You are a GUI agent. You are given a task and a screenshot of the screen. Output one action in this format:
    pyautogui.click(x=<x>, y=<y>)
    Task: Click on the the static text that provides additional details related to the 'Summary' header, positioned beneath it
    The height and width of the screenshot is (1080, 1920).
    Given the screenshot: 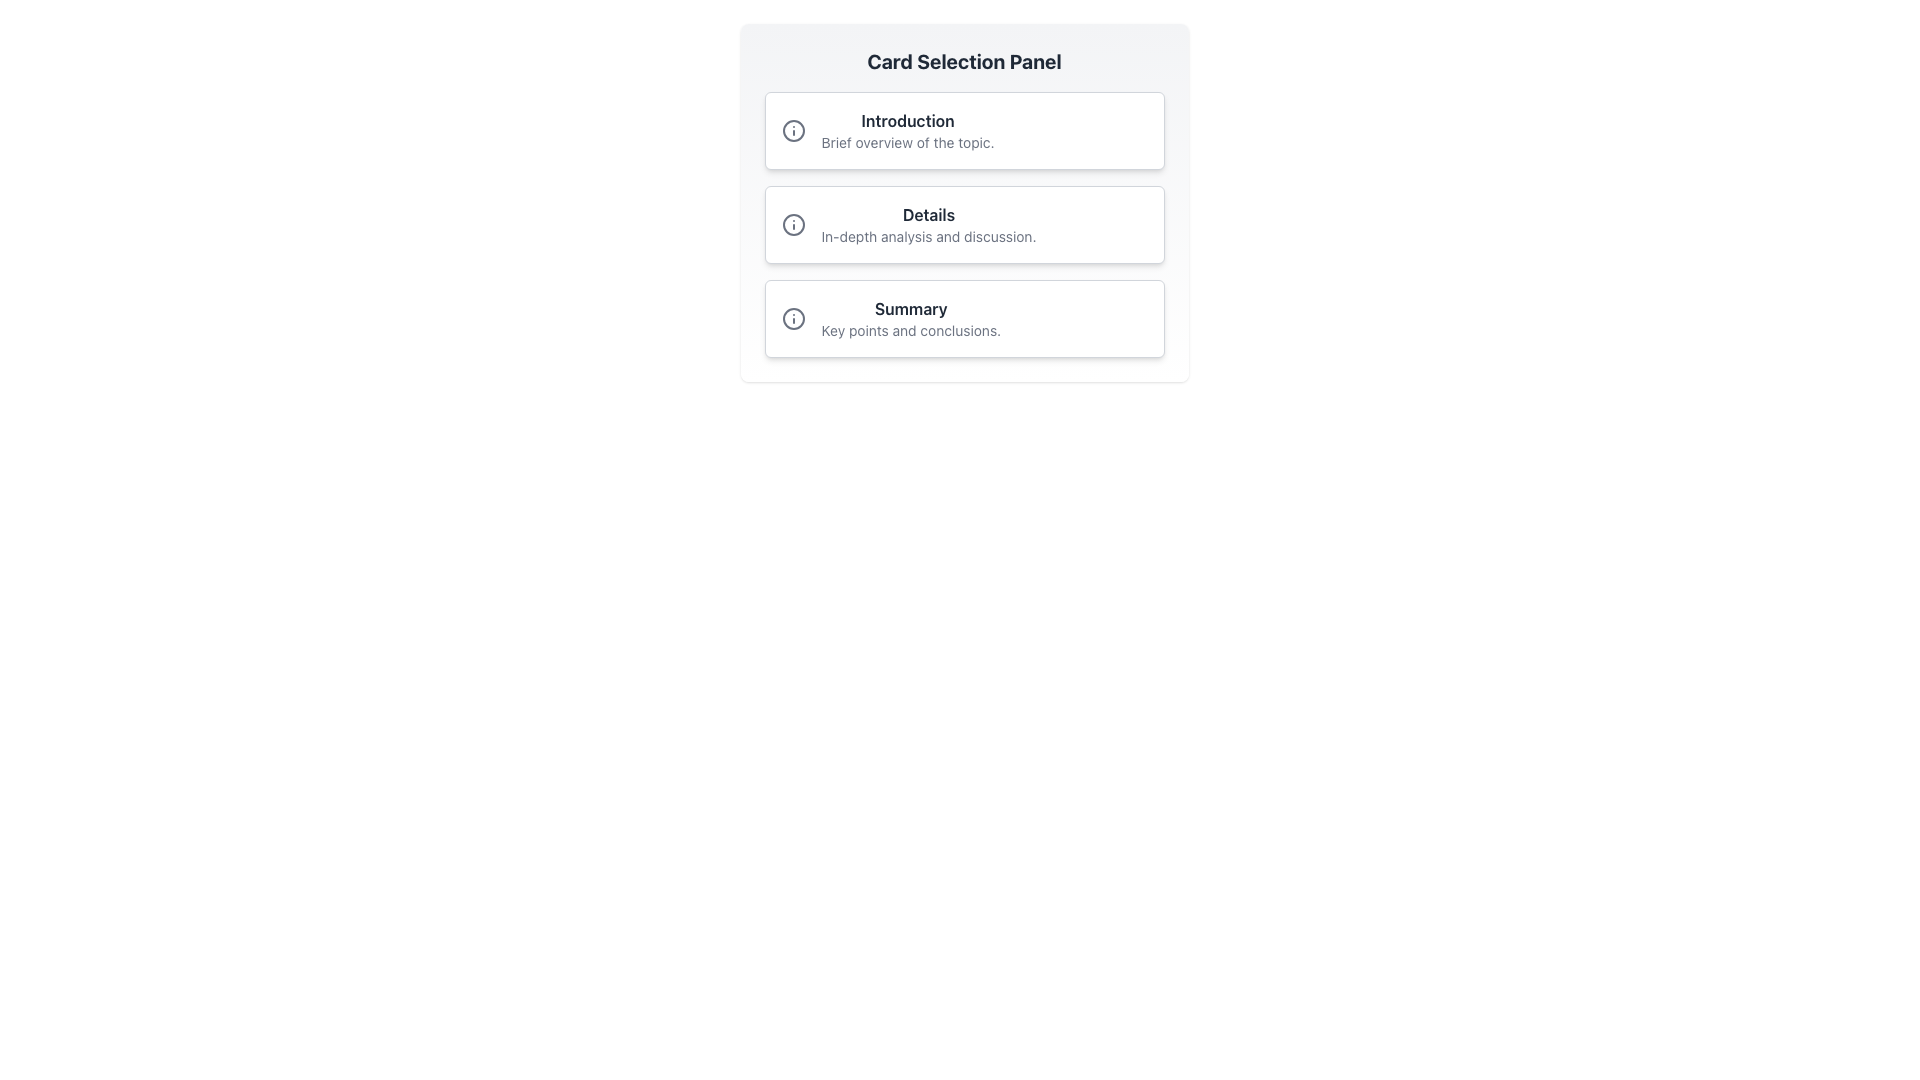 What is the action you would take?
    pyautogui.click(x=910, y=330)
    